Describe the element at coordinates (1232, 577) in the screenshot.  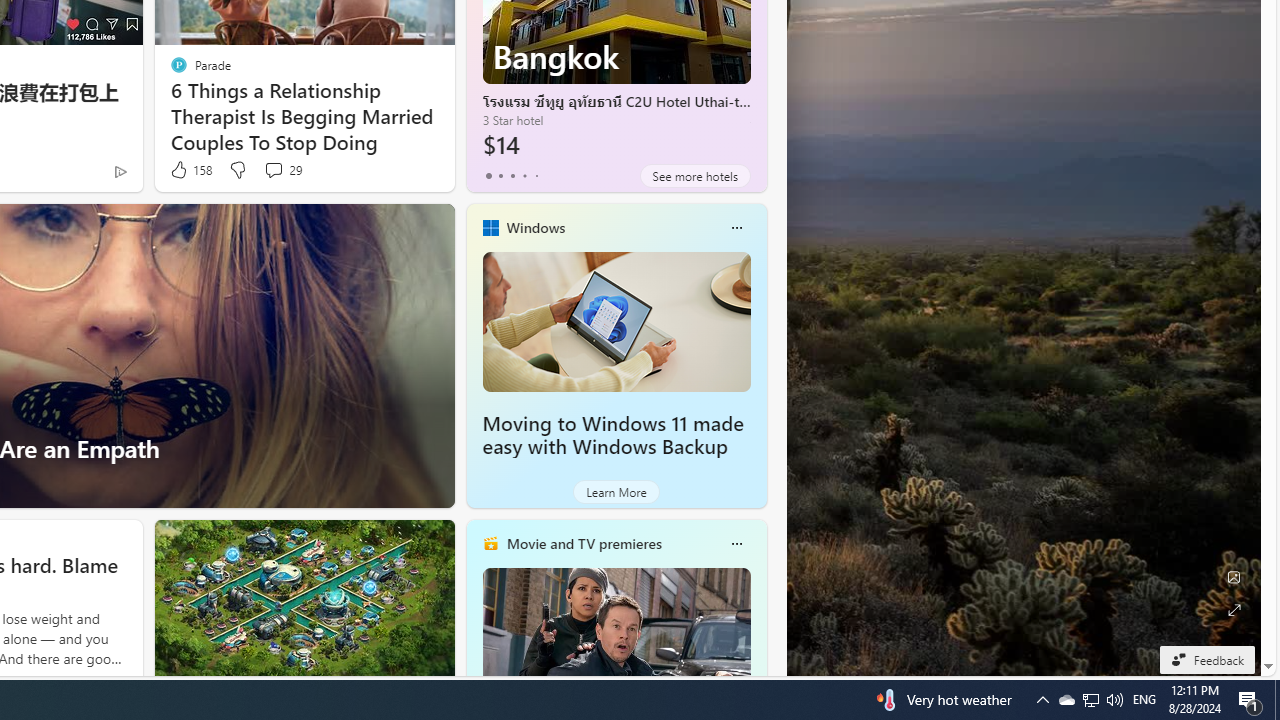
I see `'Edit Background'` at that location.